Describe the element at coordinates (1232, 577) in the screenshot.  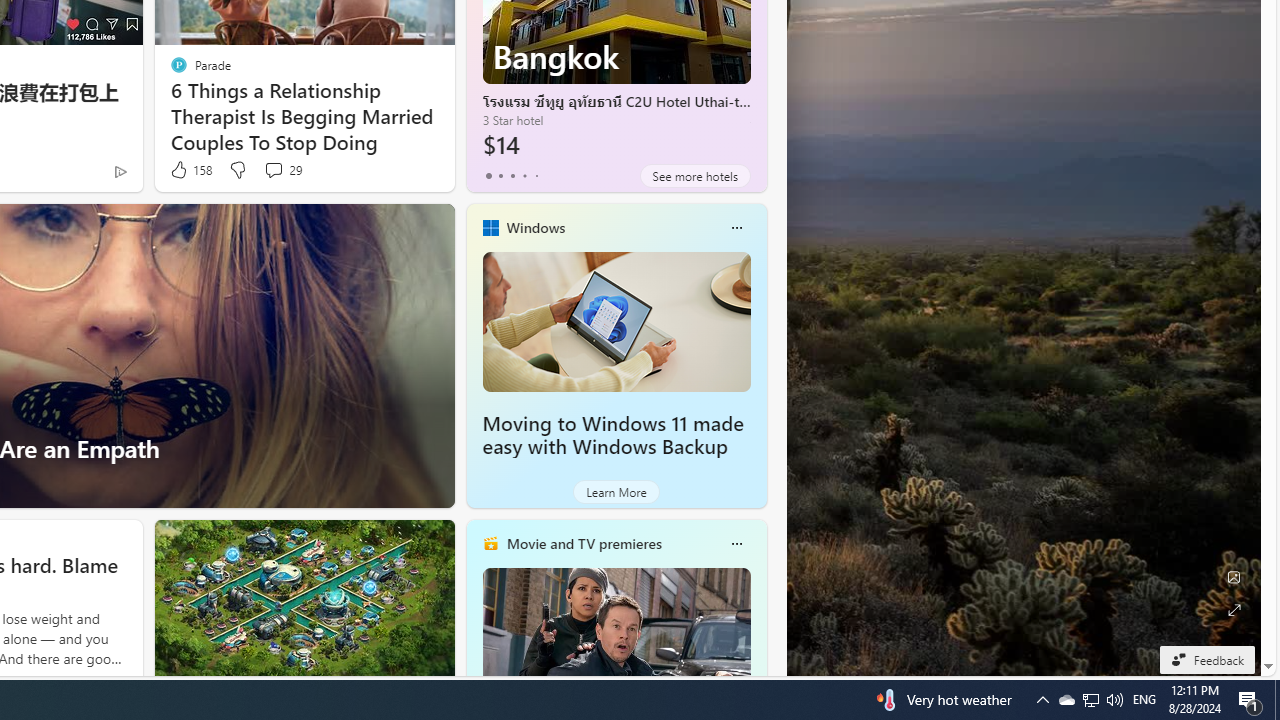
I see `'Edit Background'` at that location.